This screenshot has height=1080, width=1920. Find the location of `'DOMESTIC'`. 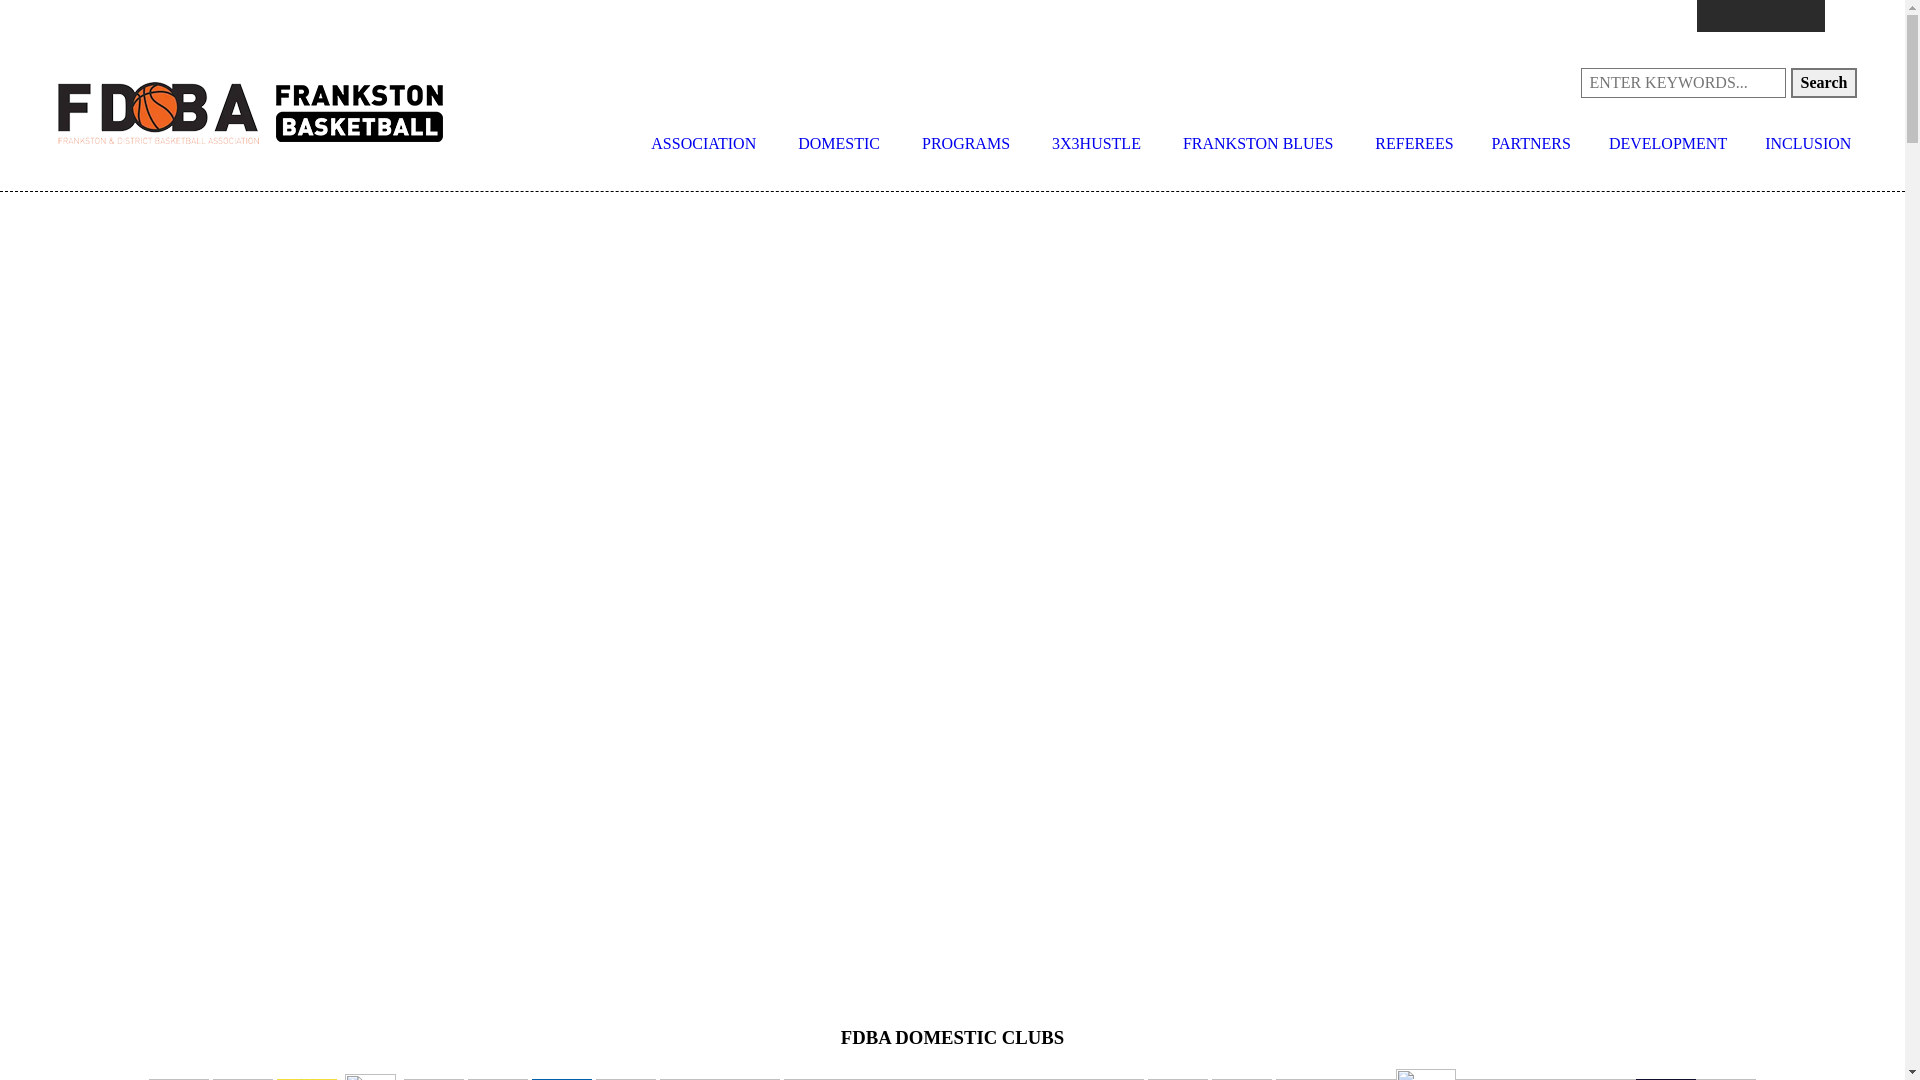

'DOMESTIC' is located at coordinates (839, 142).